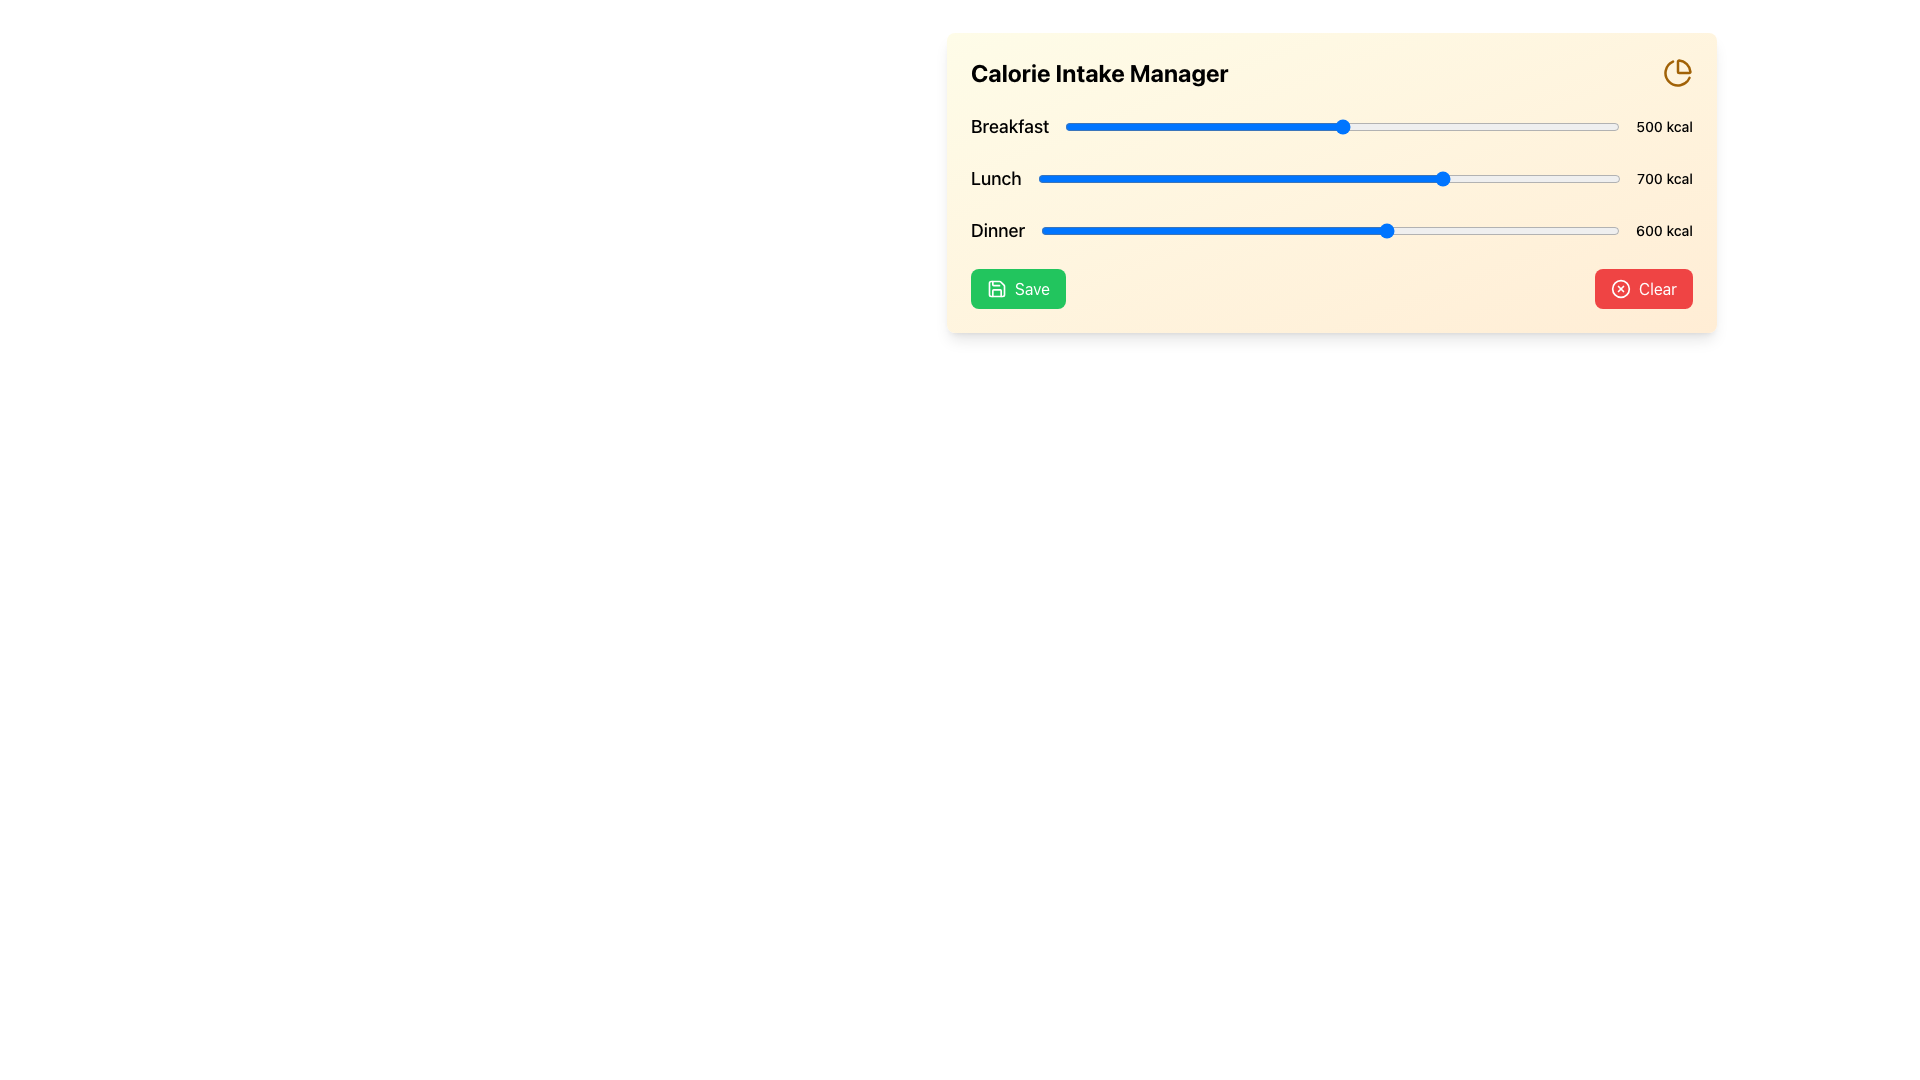 Image resolution: width=1920 pixels, height=1080 pixels. Describe the element at coordinates (1312, 177) in the screenshot. I see `the lunch kcal value` at that location.